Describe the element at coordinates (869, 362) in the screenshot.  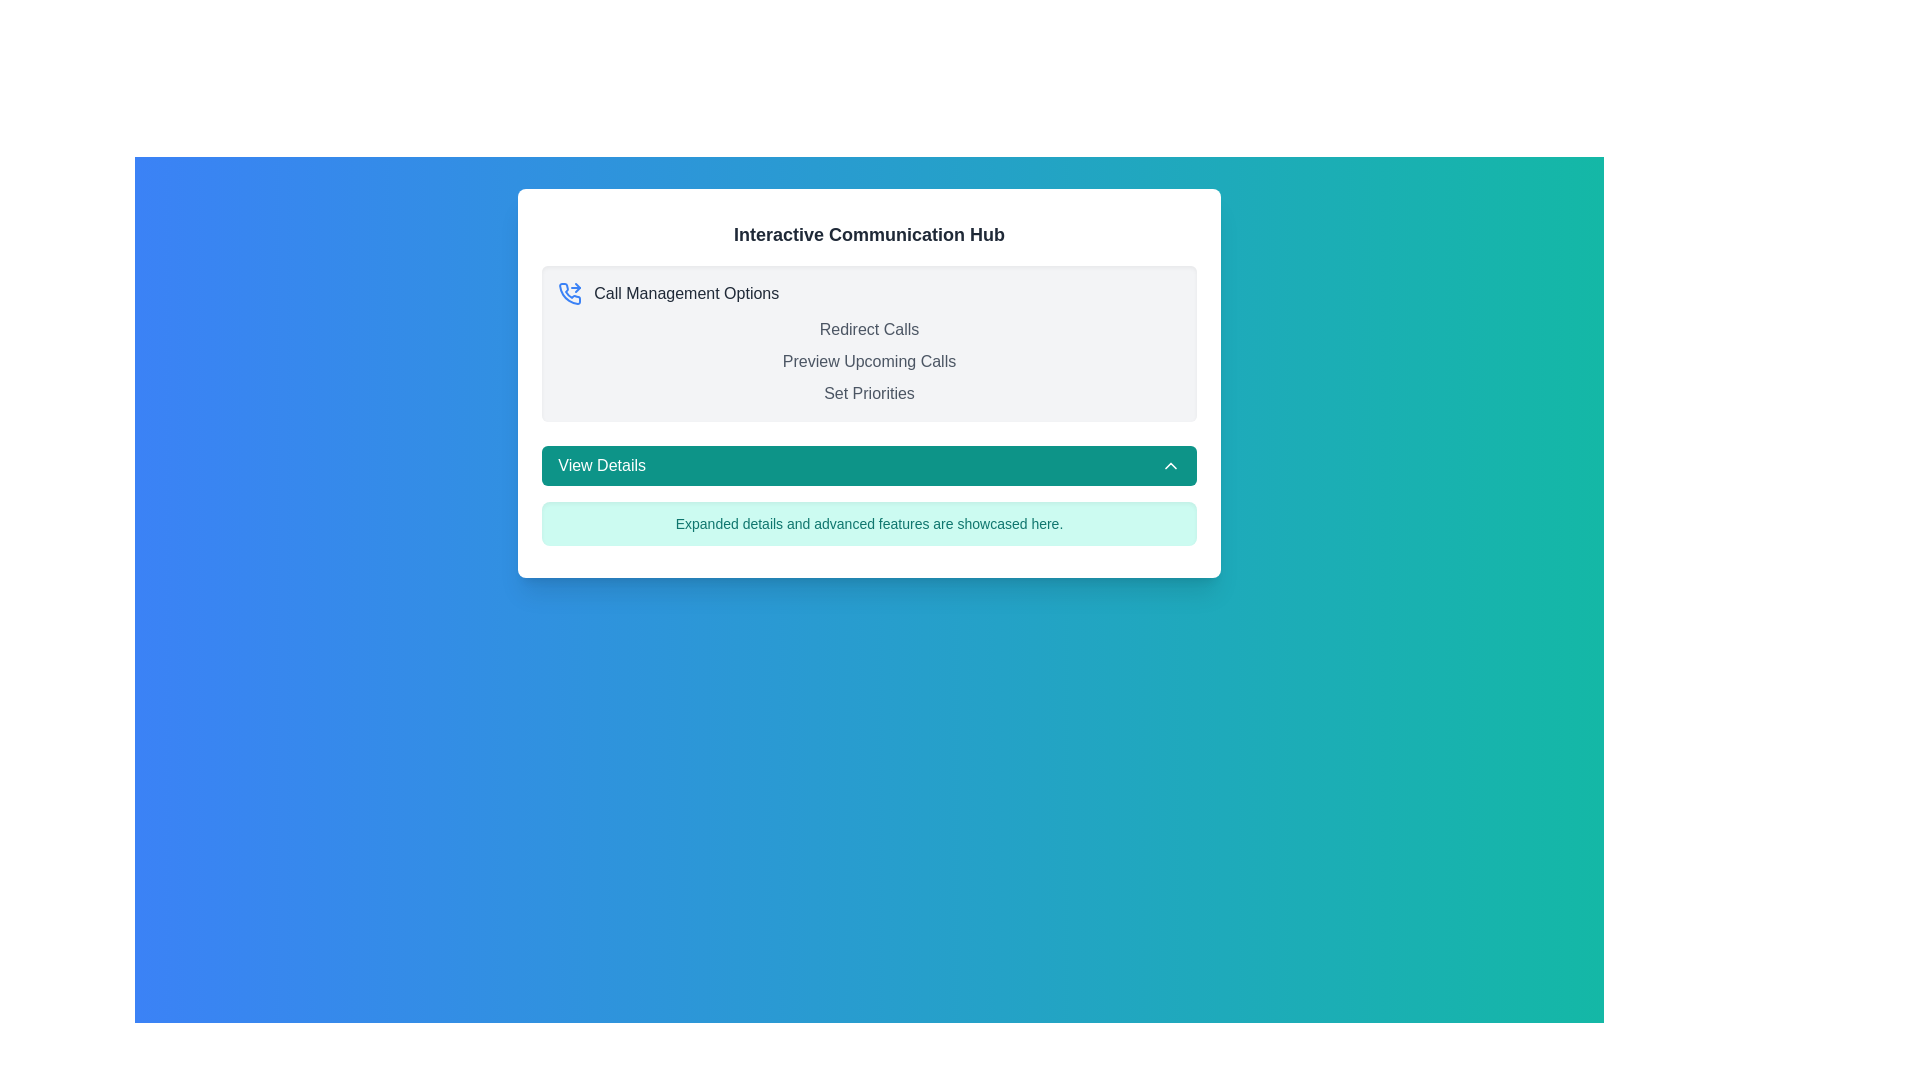
I see `the Text label that indicates an available feature or functionality related` at that location.